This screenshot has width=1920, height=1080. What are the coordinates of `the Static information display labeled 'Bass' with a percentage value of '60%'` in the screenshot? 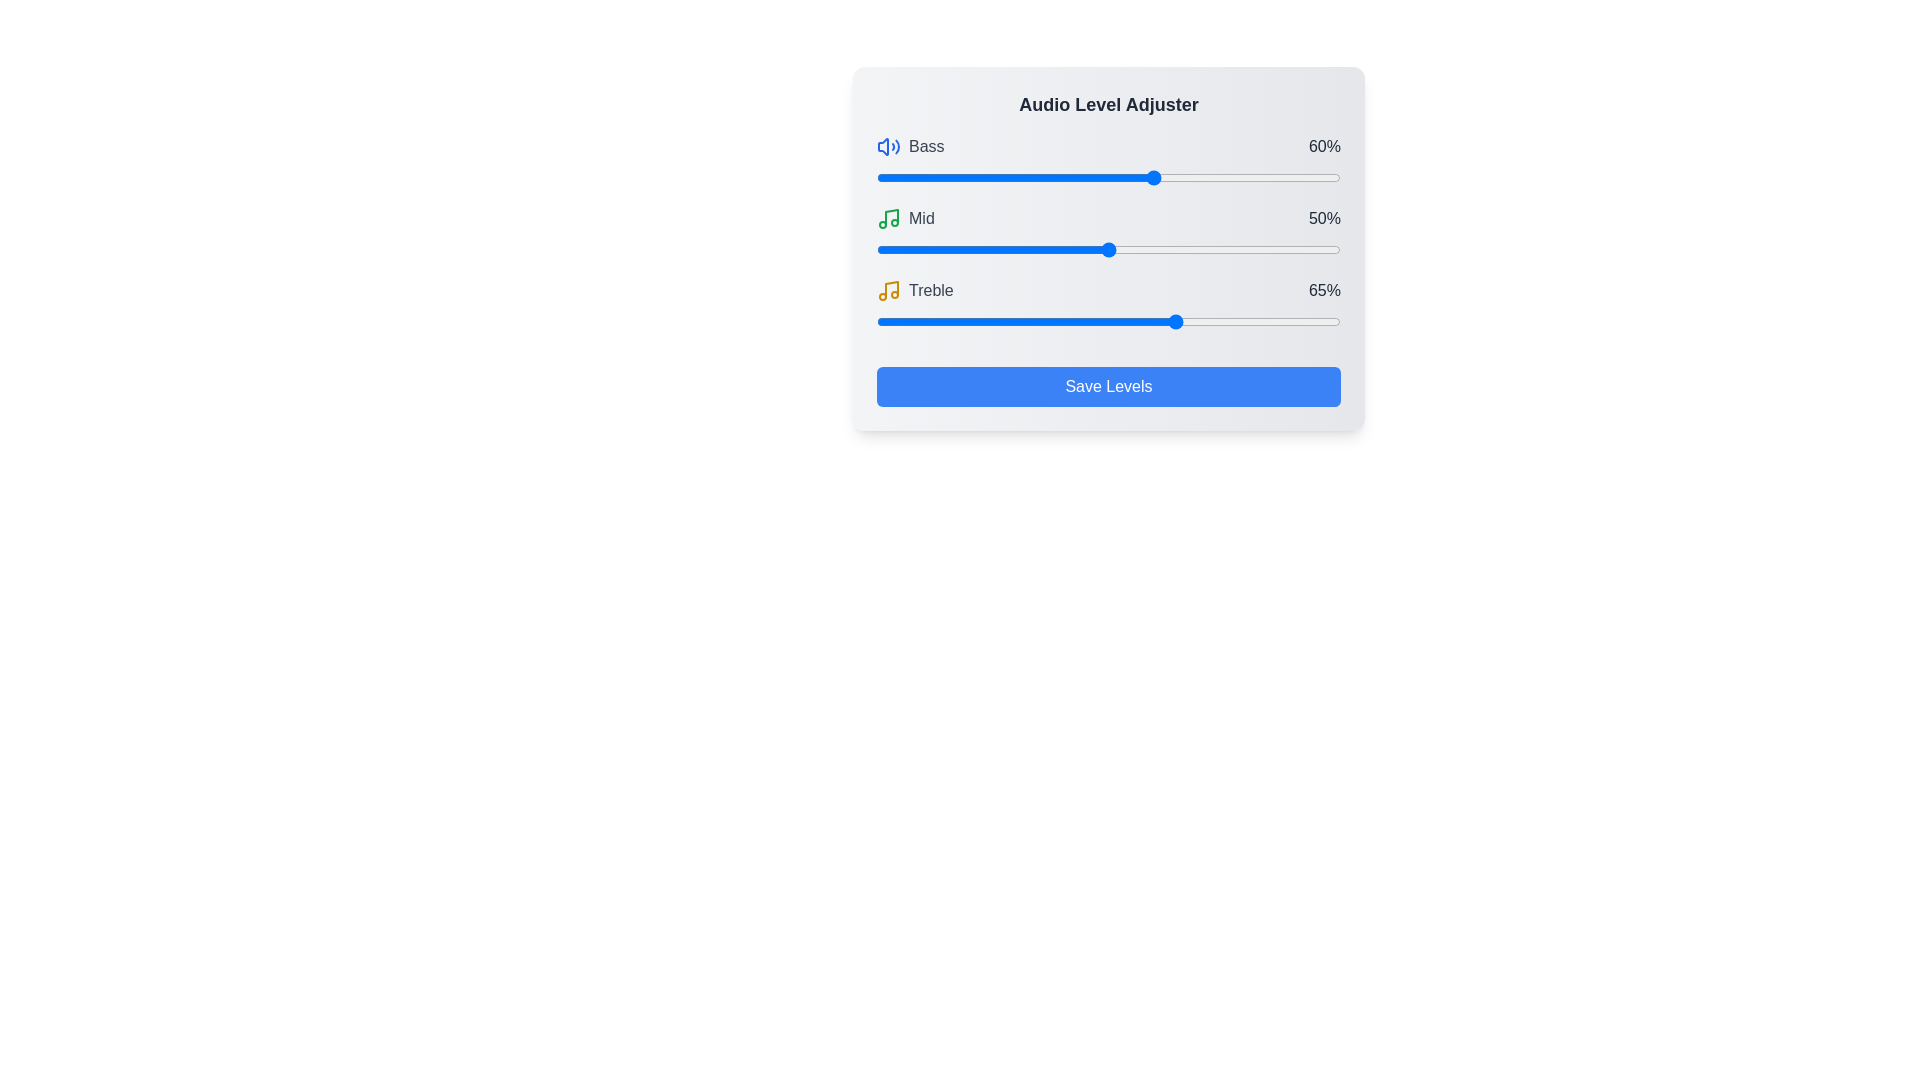 It's located at (1107, 145).